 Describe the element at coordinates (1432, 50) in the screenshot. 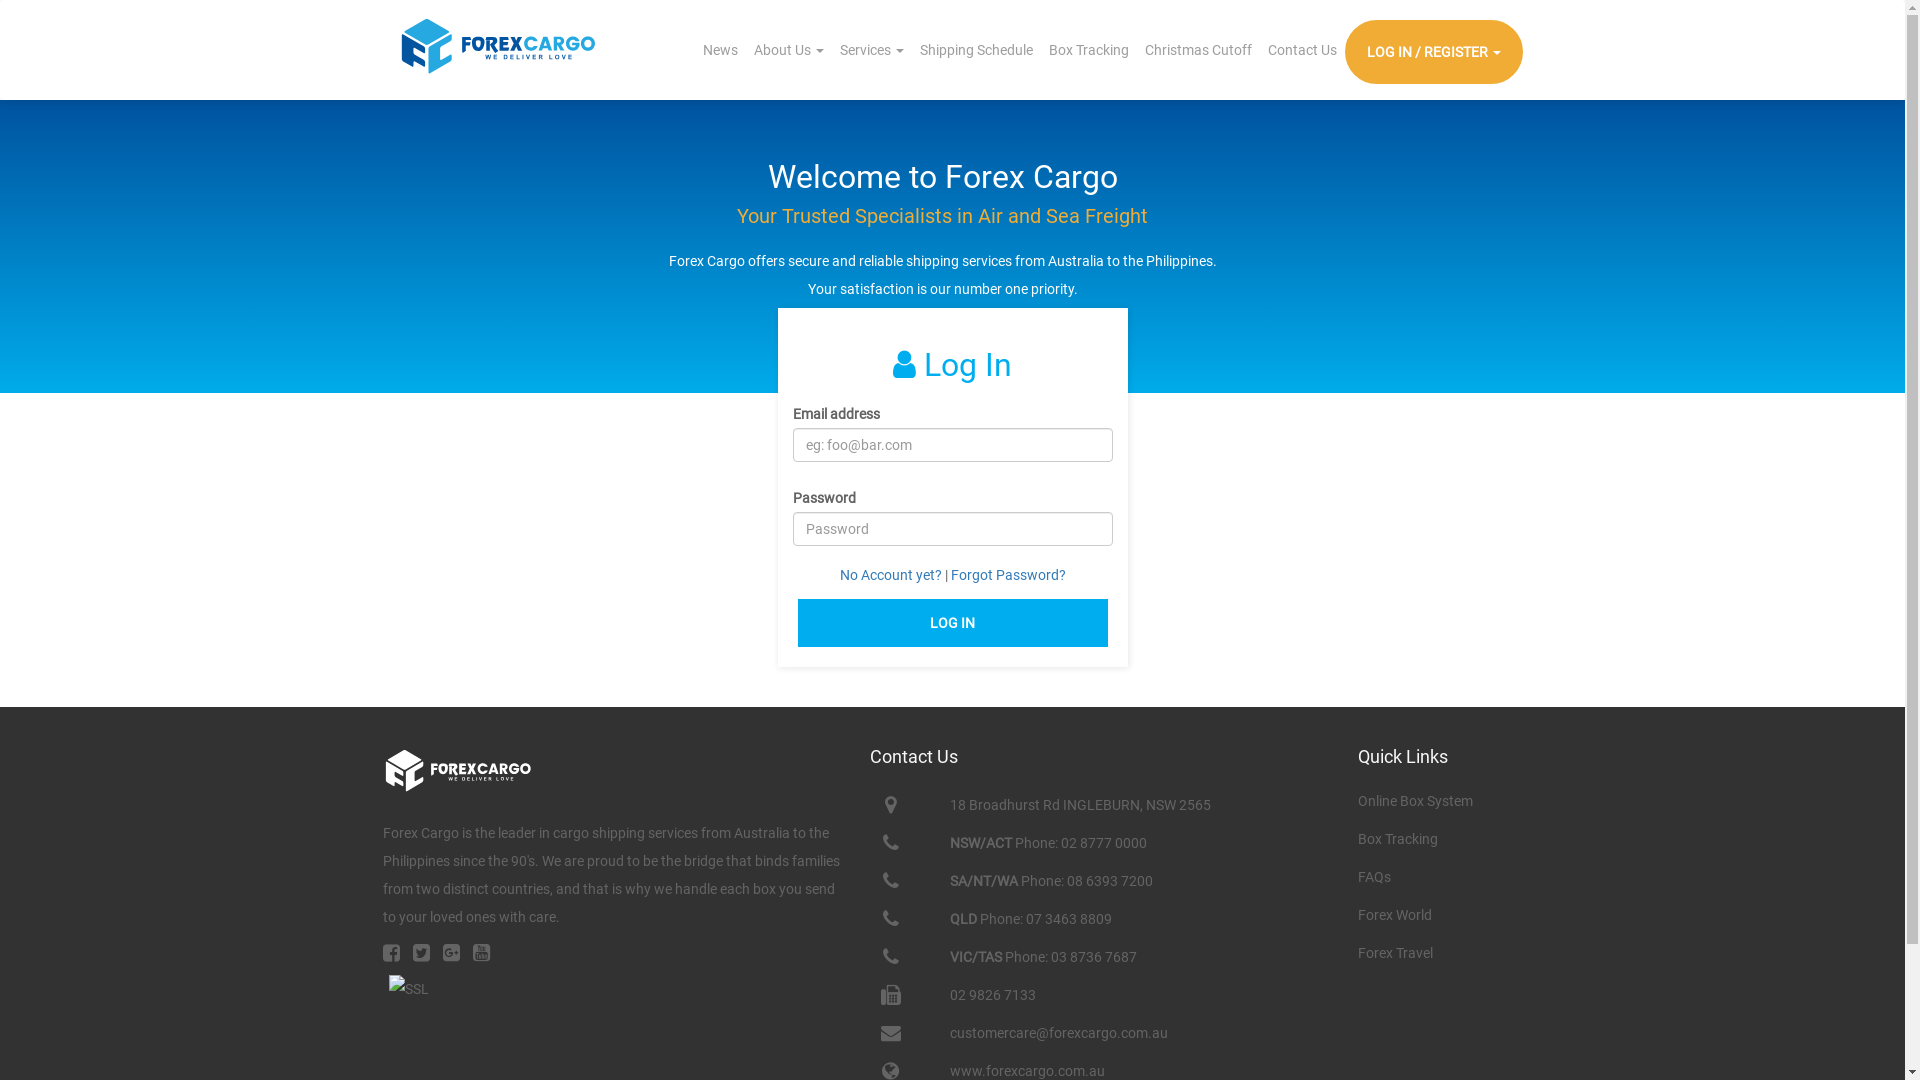

I see `'LOG IN / REGISTER'` at that location.